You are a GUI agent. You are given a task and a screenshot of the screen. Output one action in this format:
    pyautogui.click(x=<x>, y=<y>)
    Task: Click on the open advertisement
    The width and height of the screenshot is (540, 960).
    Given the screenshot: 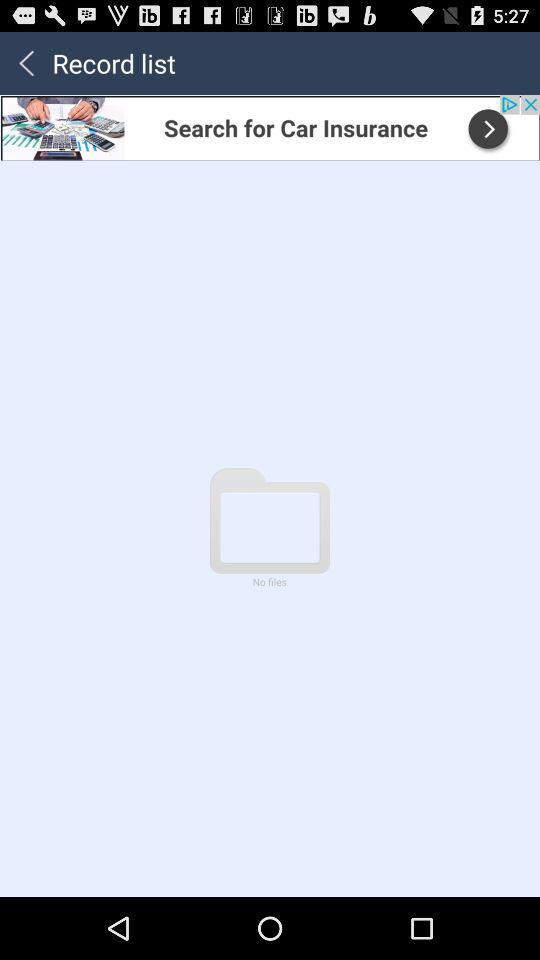 What is the action you would take?
    pyautogui.click(x=270, y=126)
    